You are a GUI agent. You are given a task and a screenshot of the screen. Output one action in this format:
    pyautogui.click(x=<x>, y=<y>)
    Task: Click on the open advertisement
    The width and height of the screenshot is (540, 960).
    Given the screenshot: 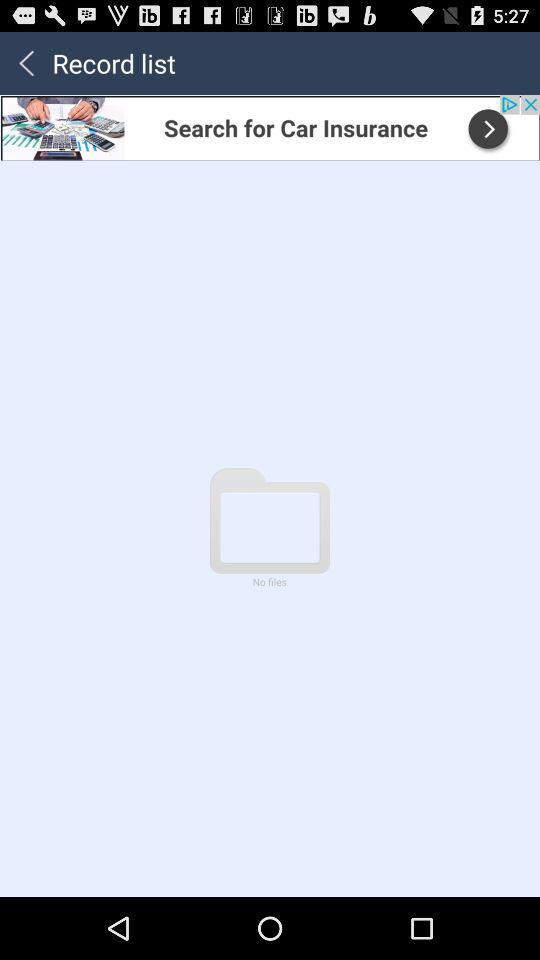 What is the action you would take?
    pyautogui.click(x=270, y=126)
    